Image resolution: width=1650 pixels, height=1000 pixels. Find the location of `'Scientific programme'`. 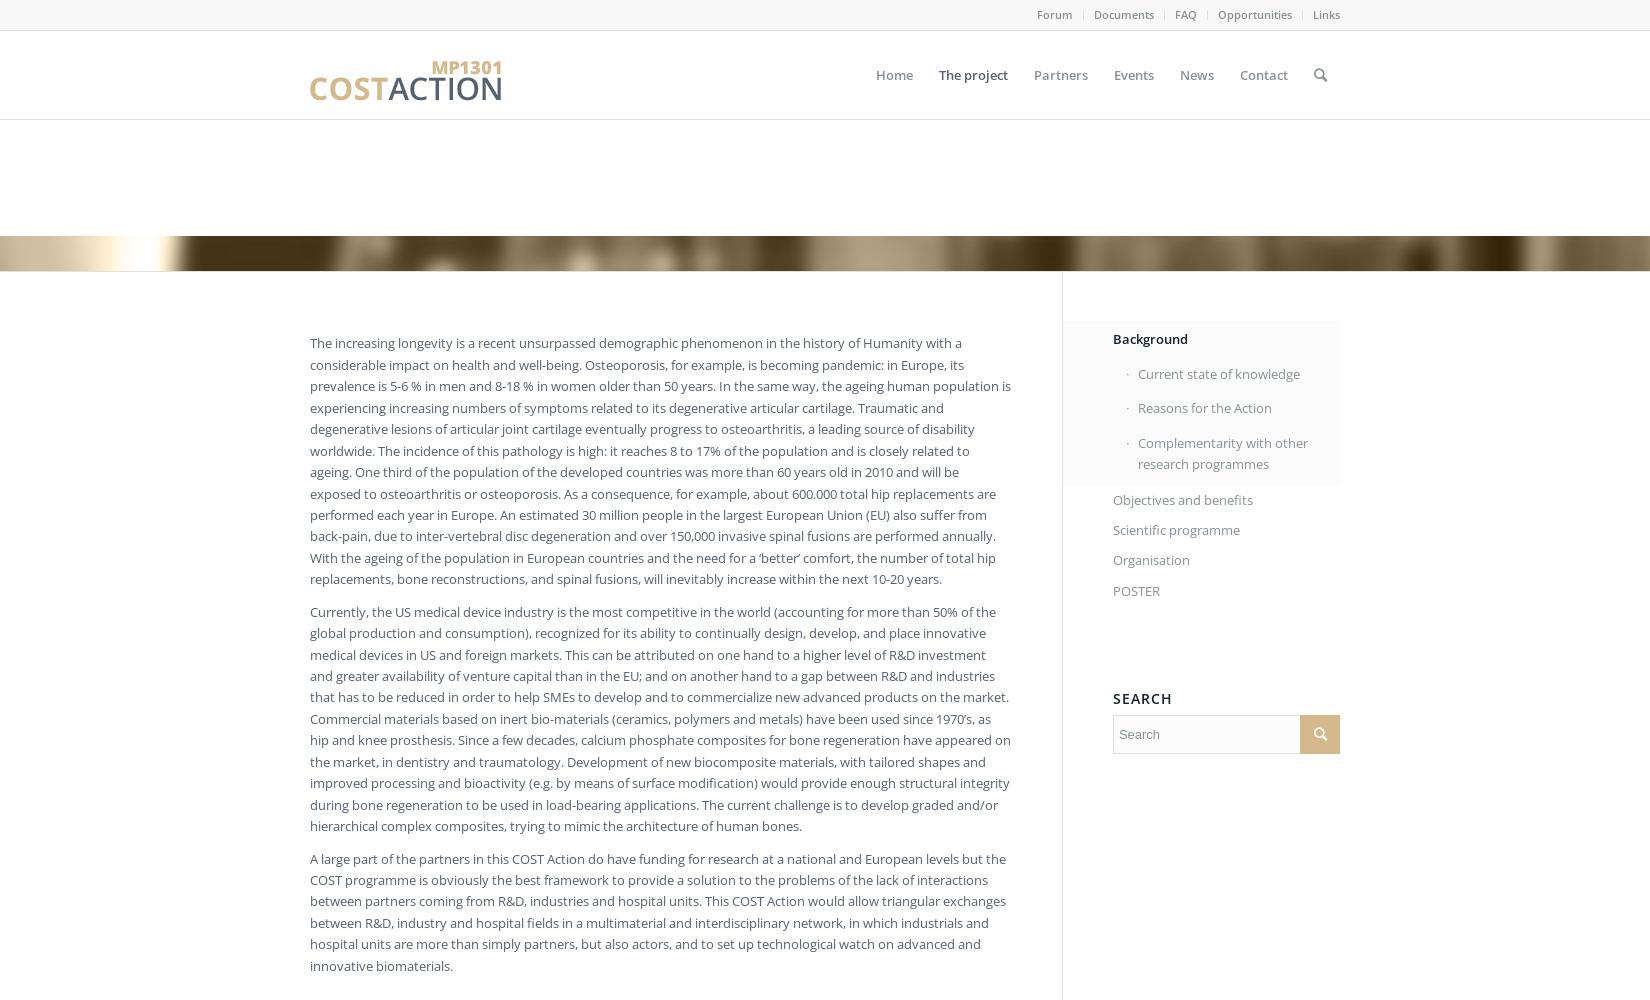

'Scientific programme' is located at coordinates (1111, 530).